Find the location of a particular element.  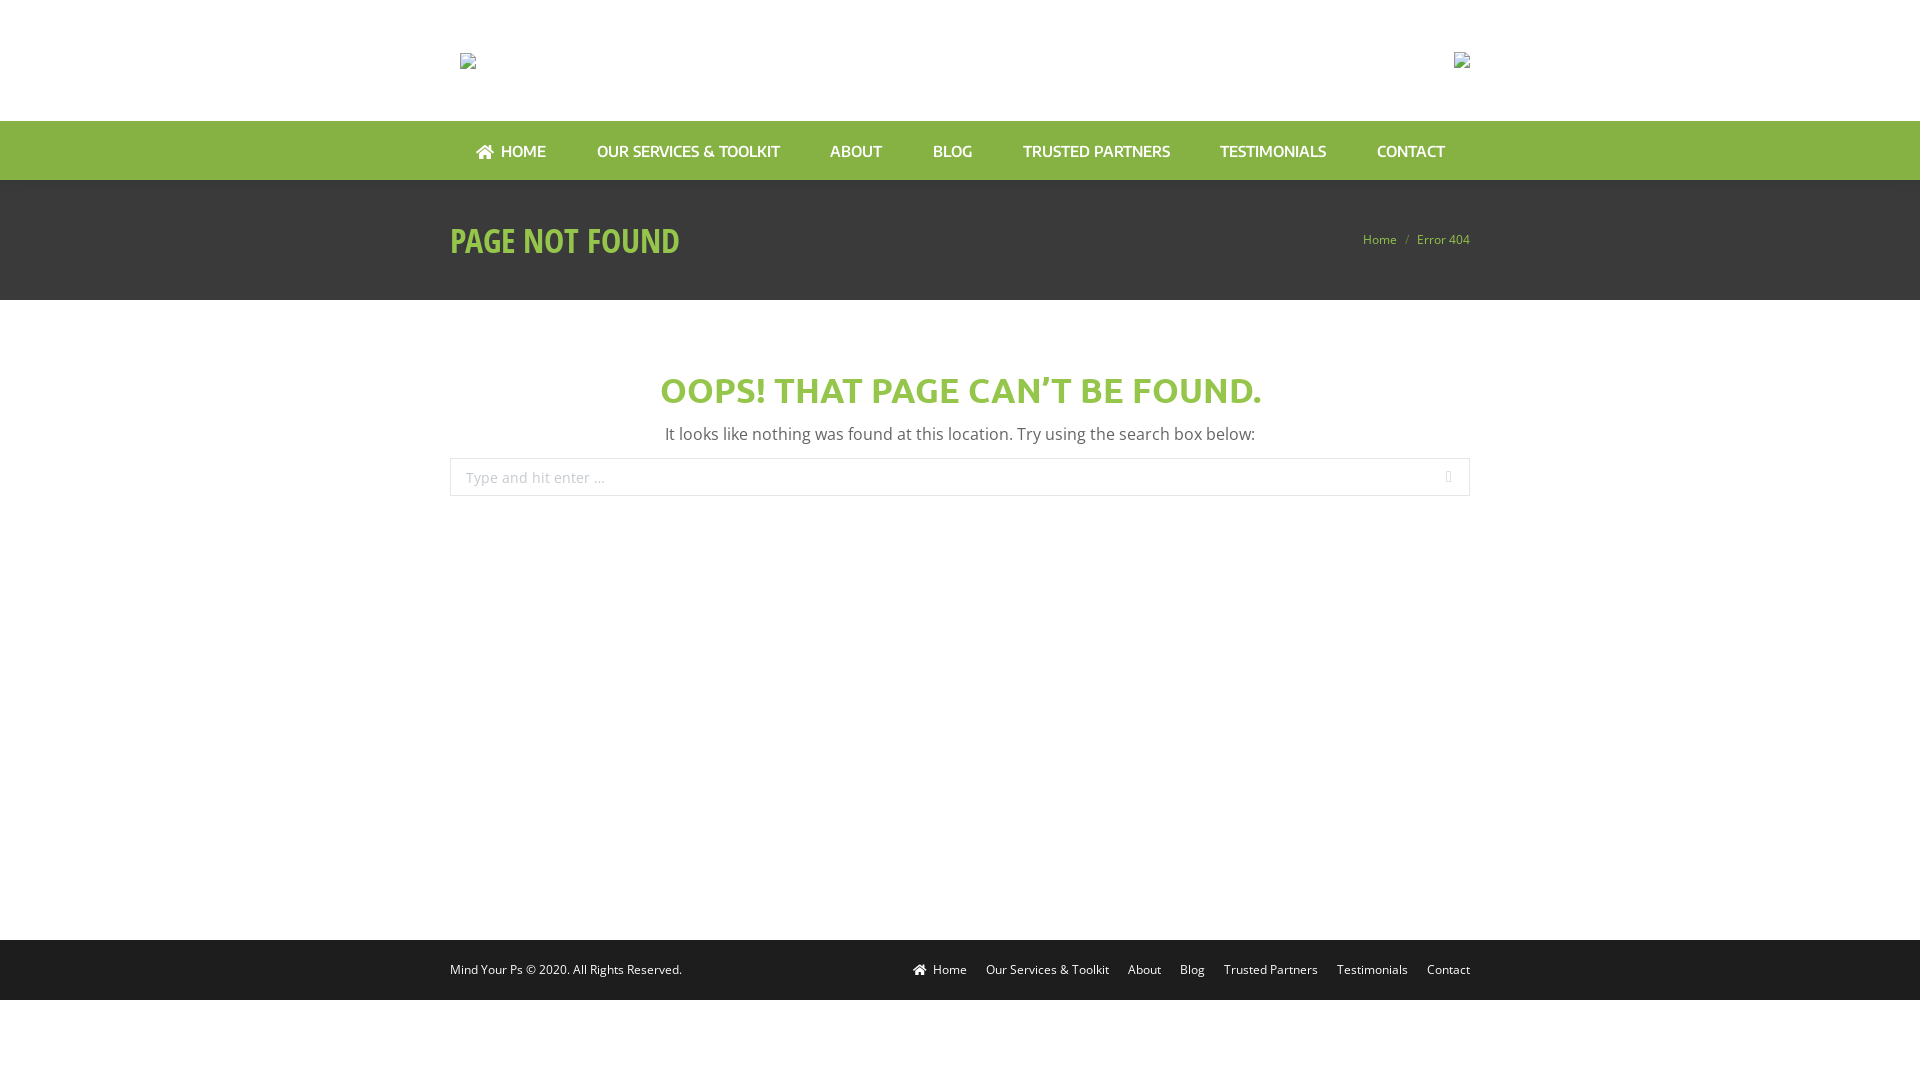

'Home' is located at coordinates (911, 968).